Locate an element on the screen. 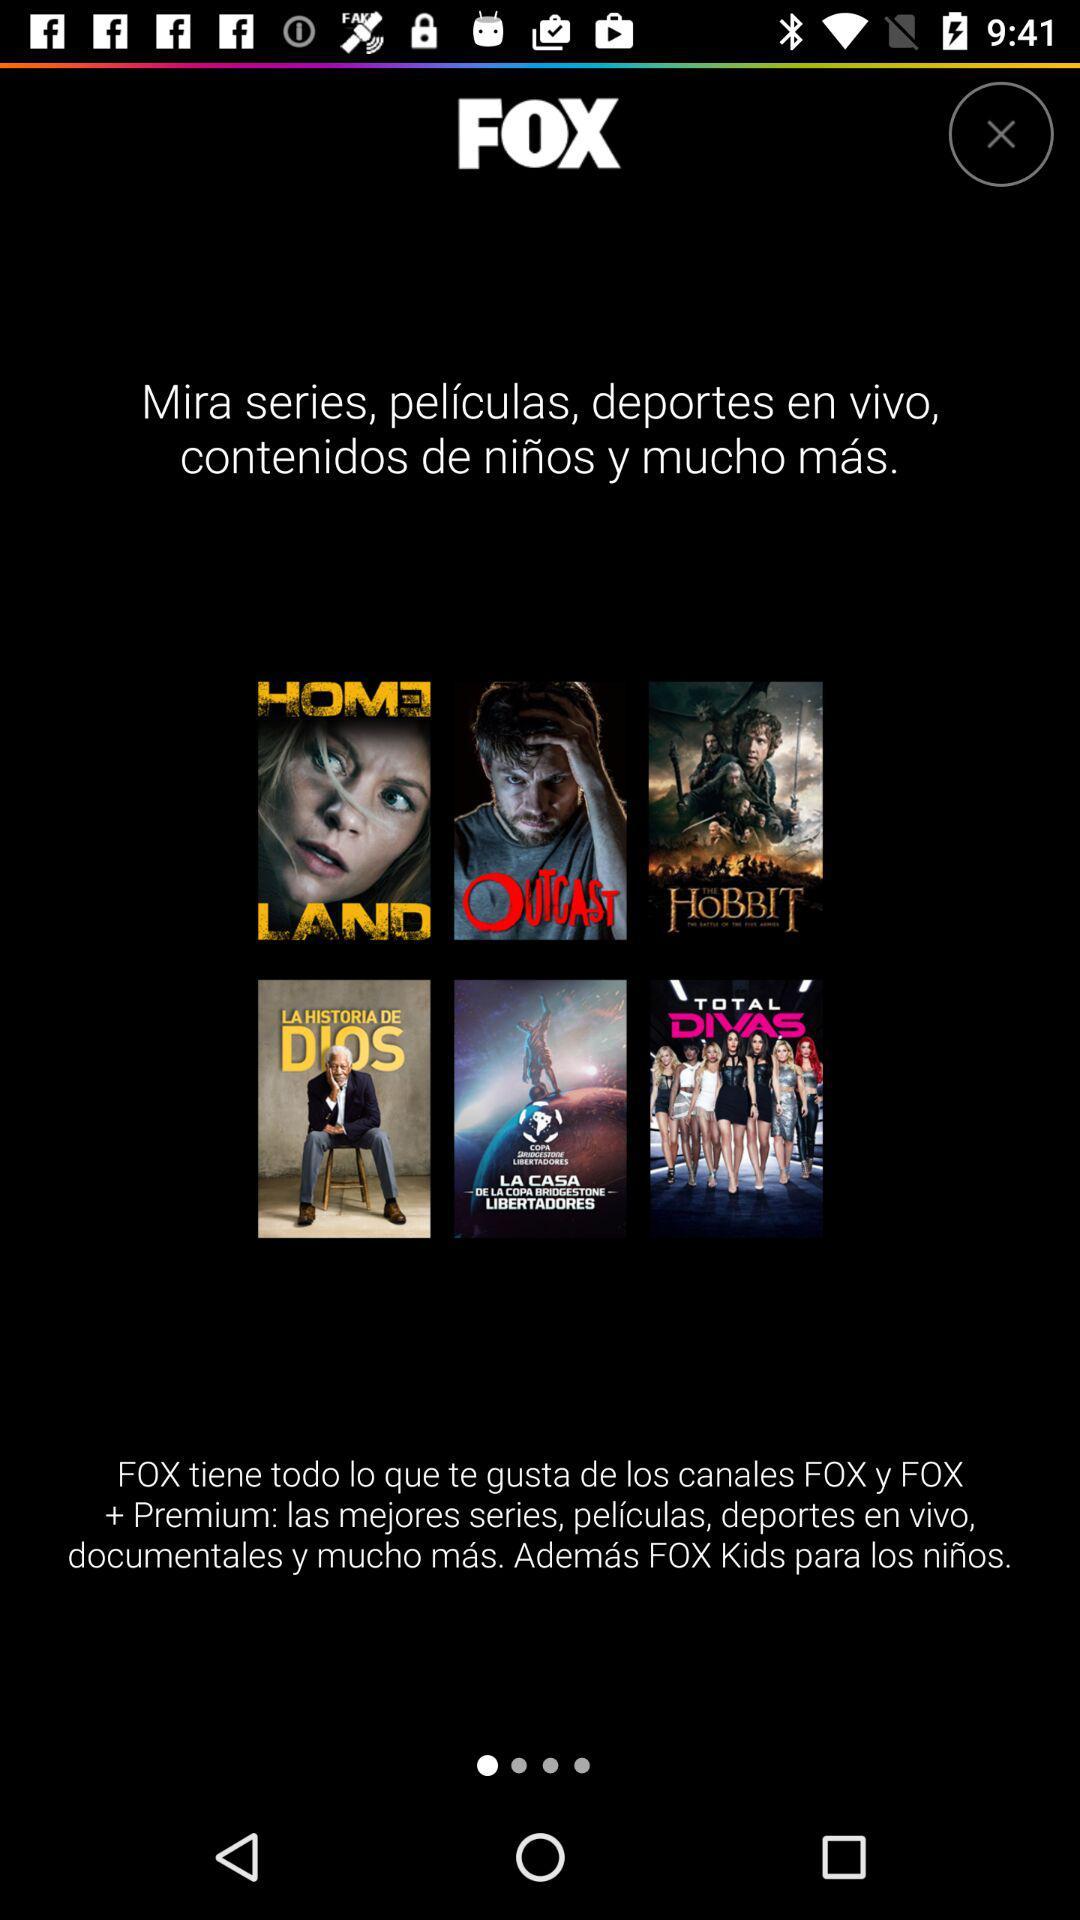 This screenshot has height=1920, width=1080. close is located at coordinates (1001, 133).